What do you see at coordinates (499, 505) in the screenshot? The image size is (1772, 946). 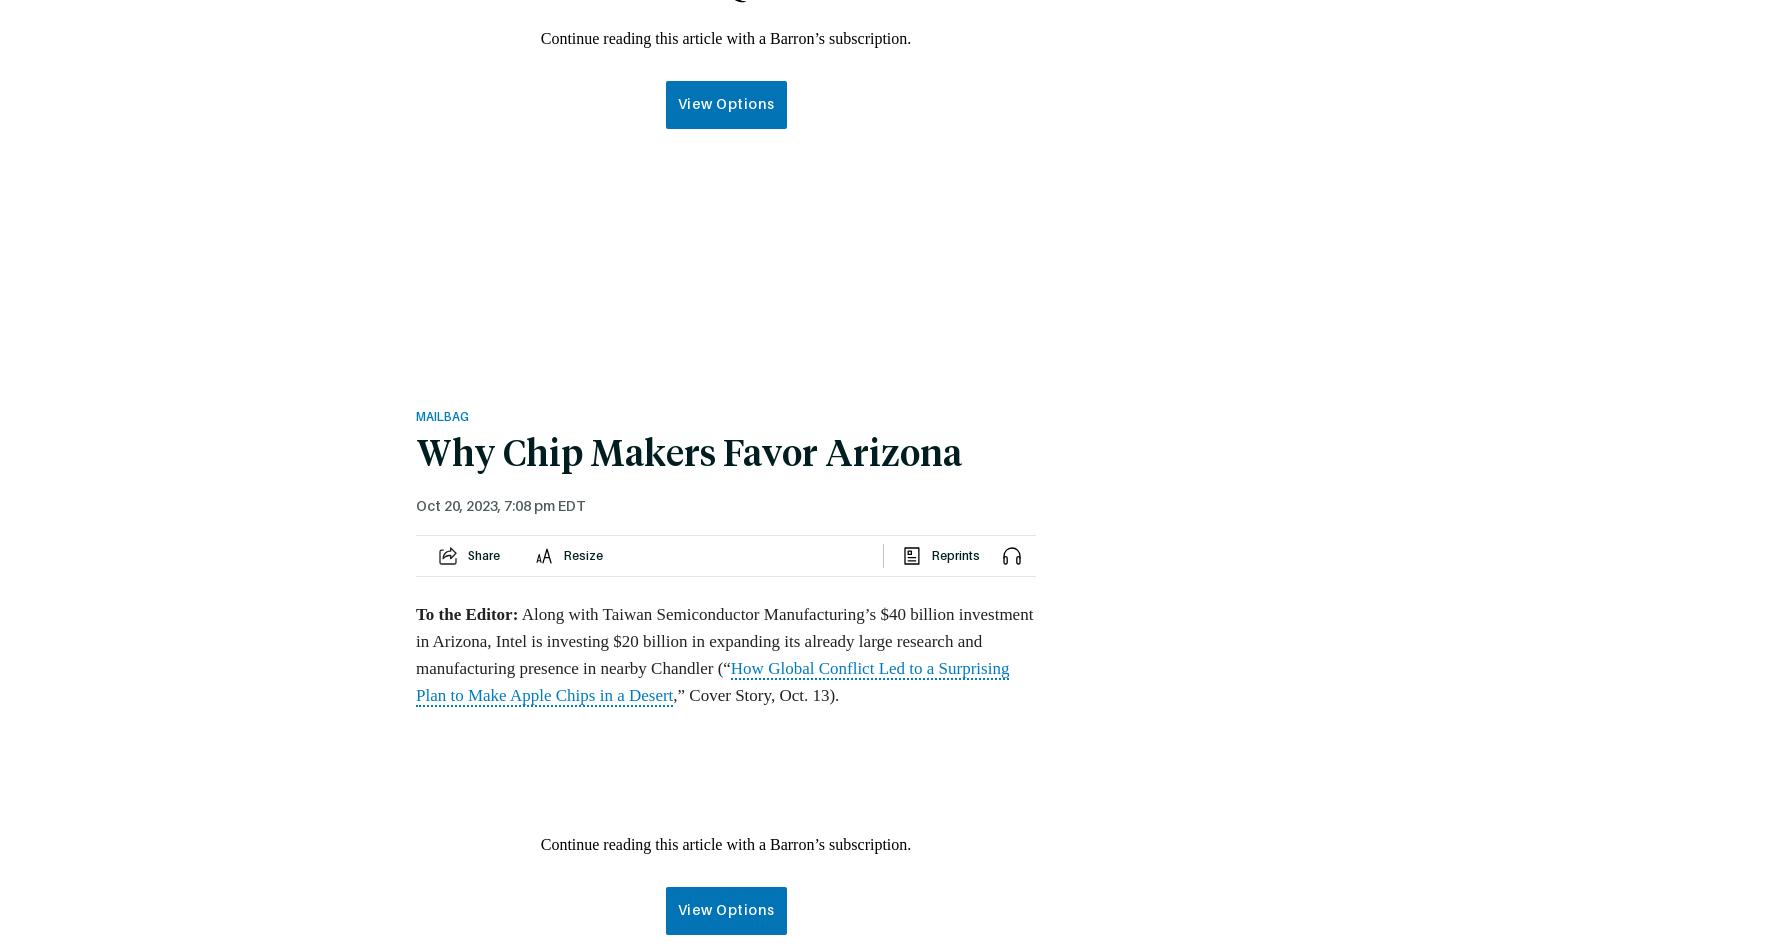 I see `'Oct 20, 2023, 7:08 pm EDT'` at bounding box center [499, 505].